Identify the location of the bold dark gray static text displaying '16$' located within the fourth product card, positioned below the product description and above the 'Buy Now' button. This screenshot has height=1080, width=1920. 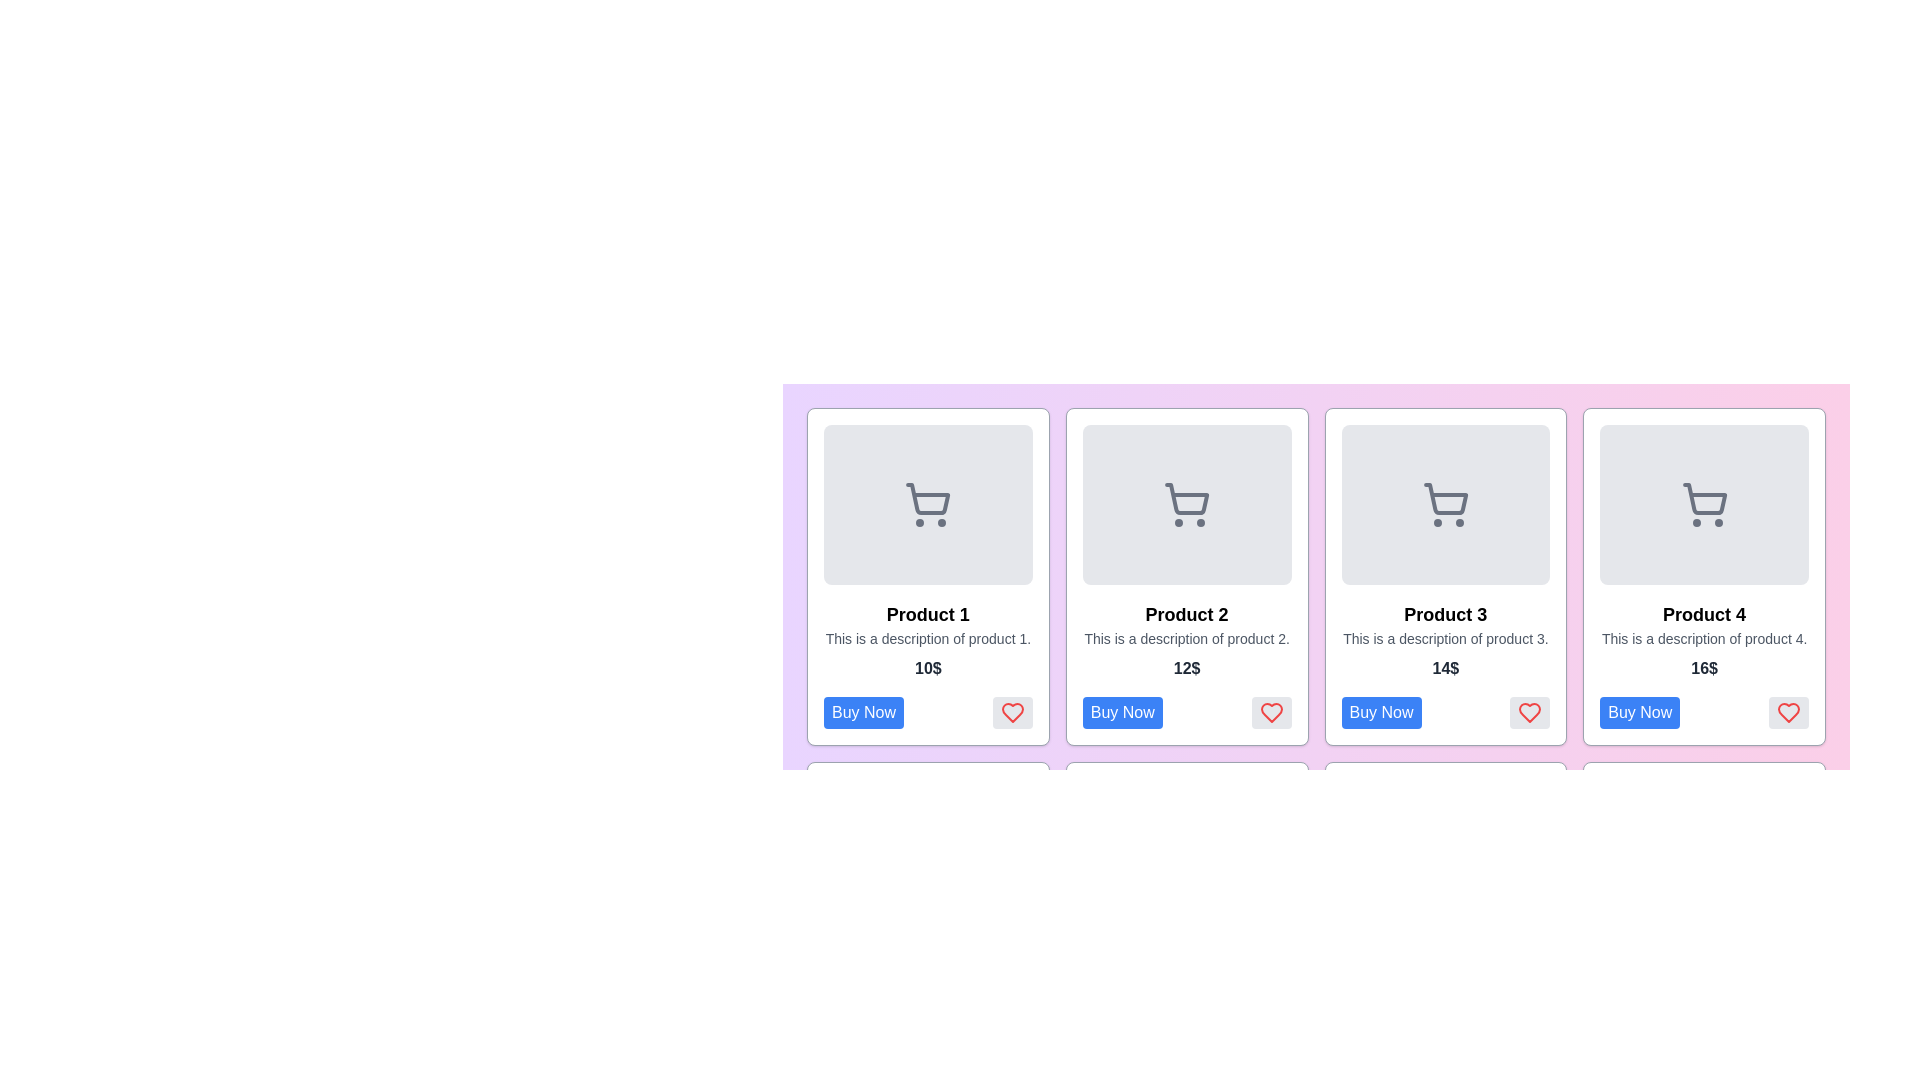
(1703, 668).